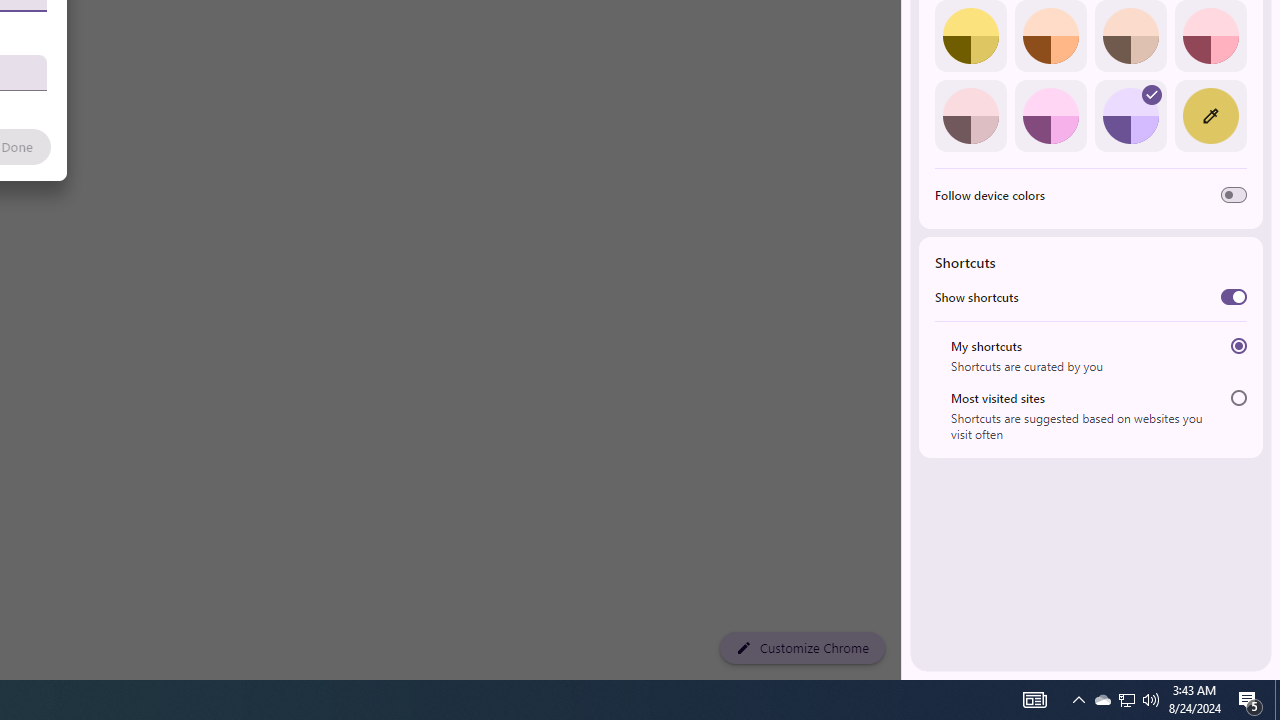 The image size is (1280, 720). What do you see at coordinates (1049, 115) in the screenshot?
I see `'Fuchsia'` at bounding box center [1049, 115].